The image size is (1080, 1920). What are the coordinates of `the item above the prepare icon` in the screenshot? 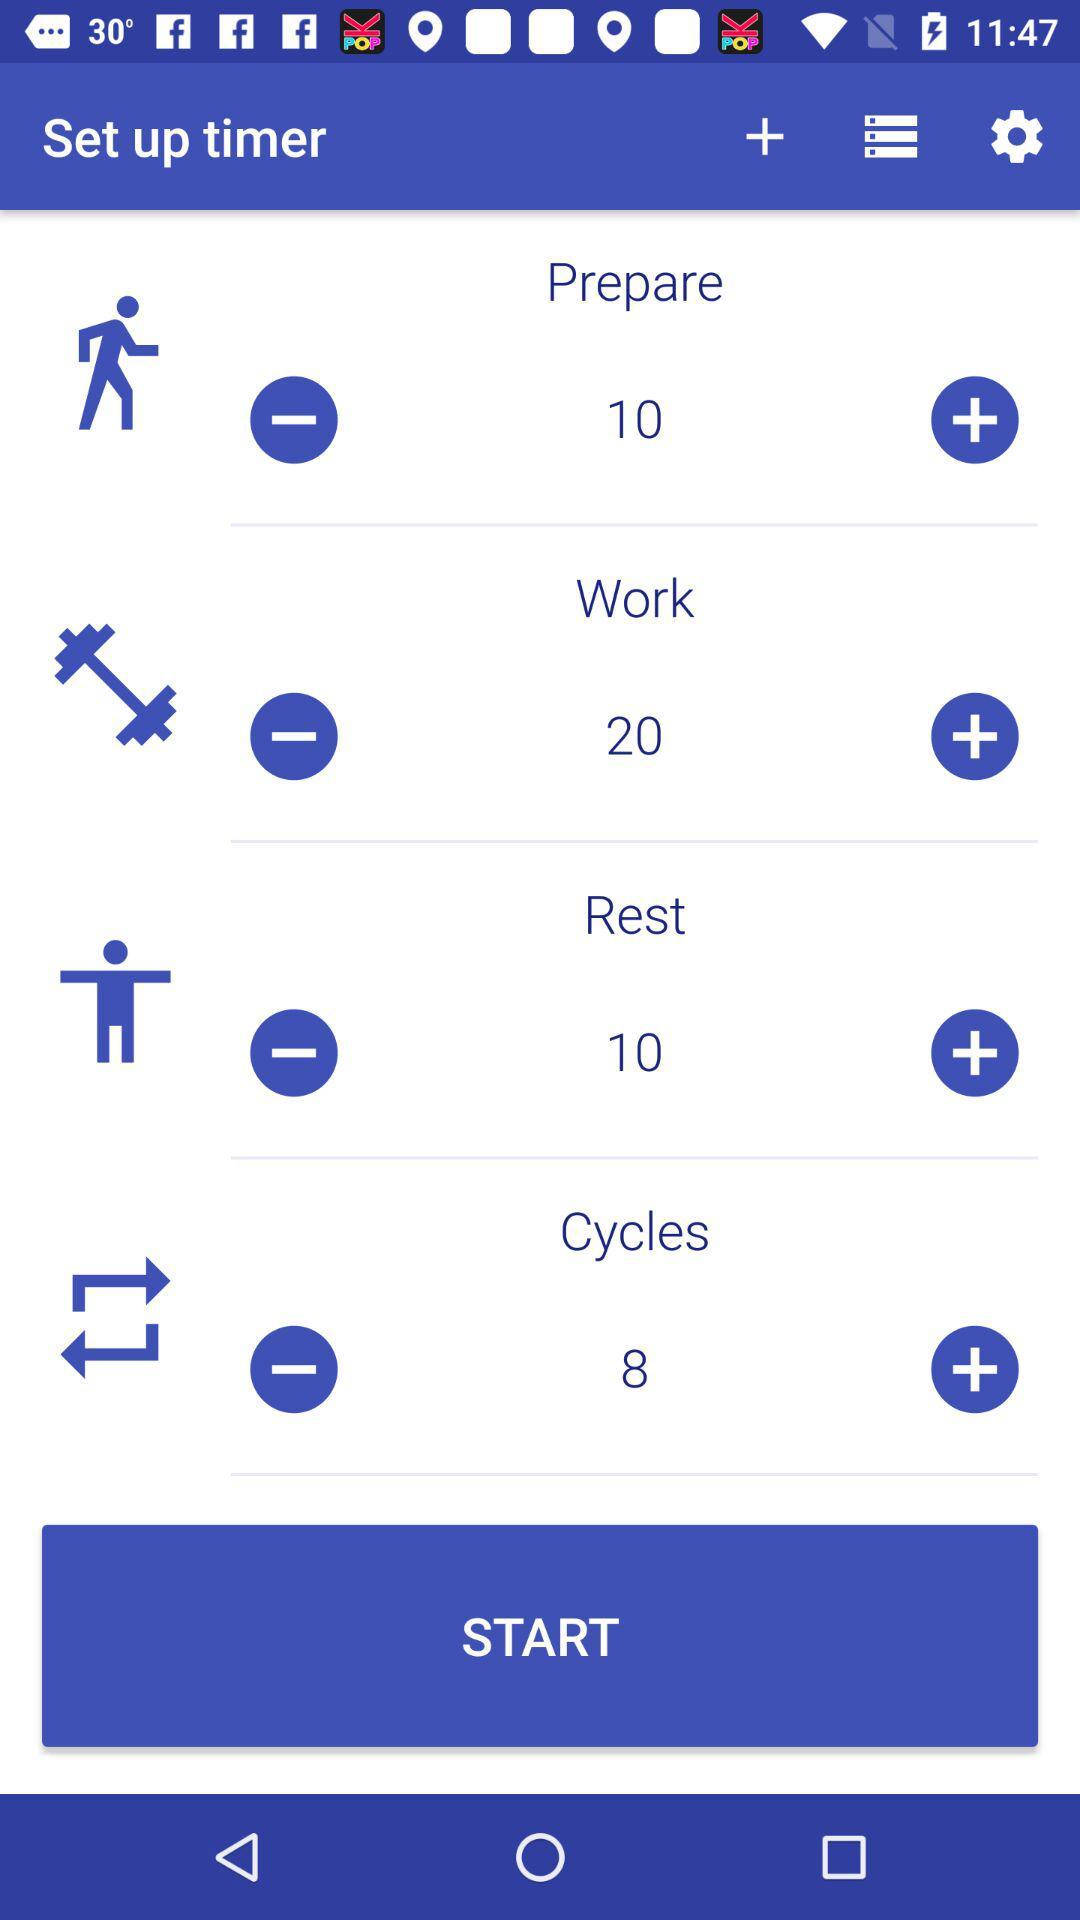 It's located at (1017, 135).